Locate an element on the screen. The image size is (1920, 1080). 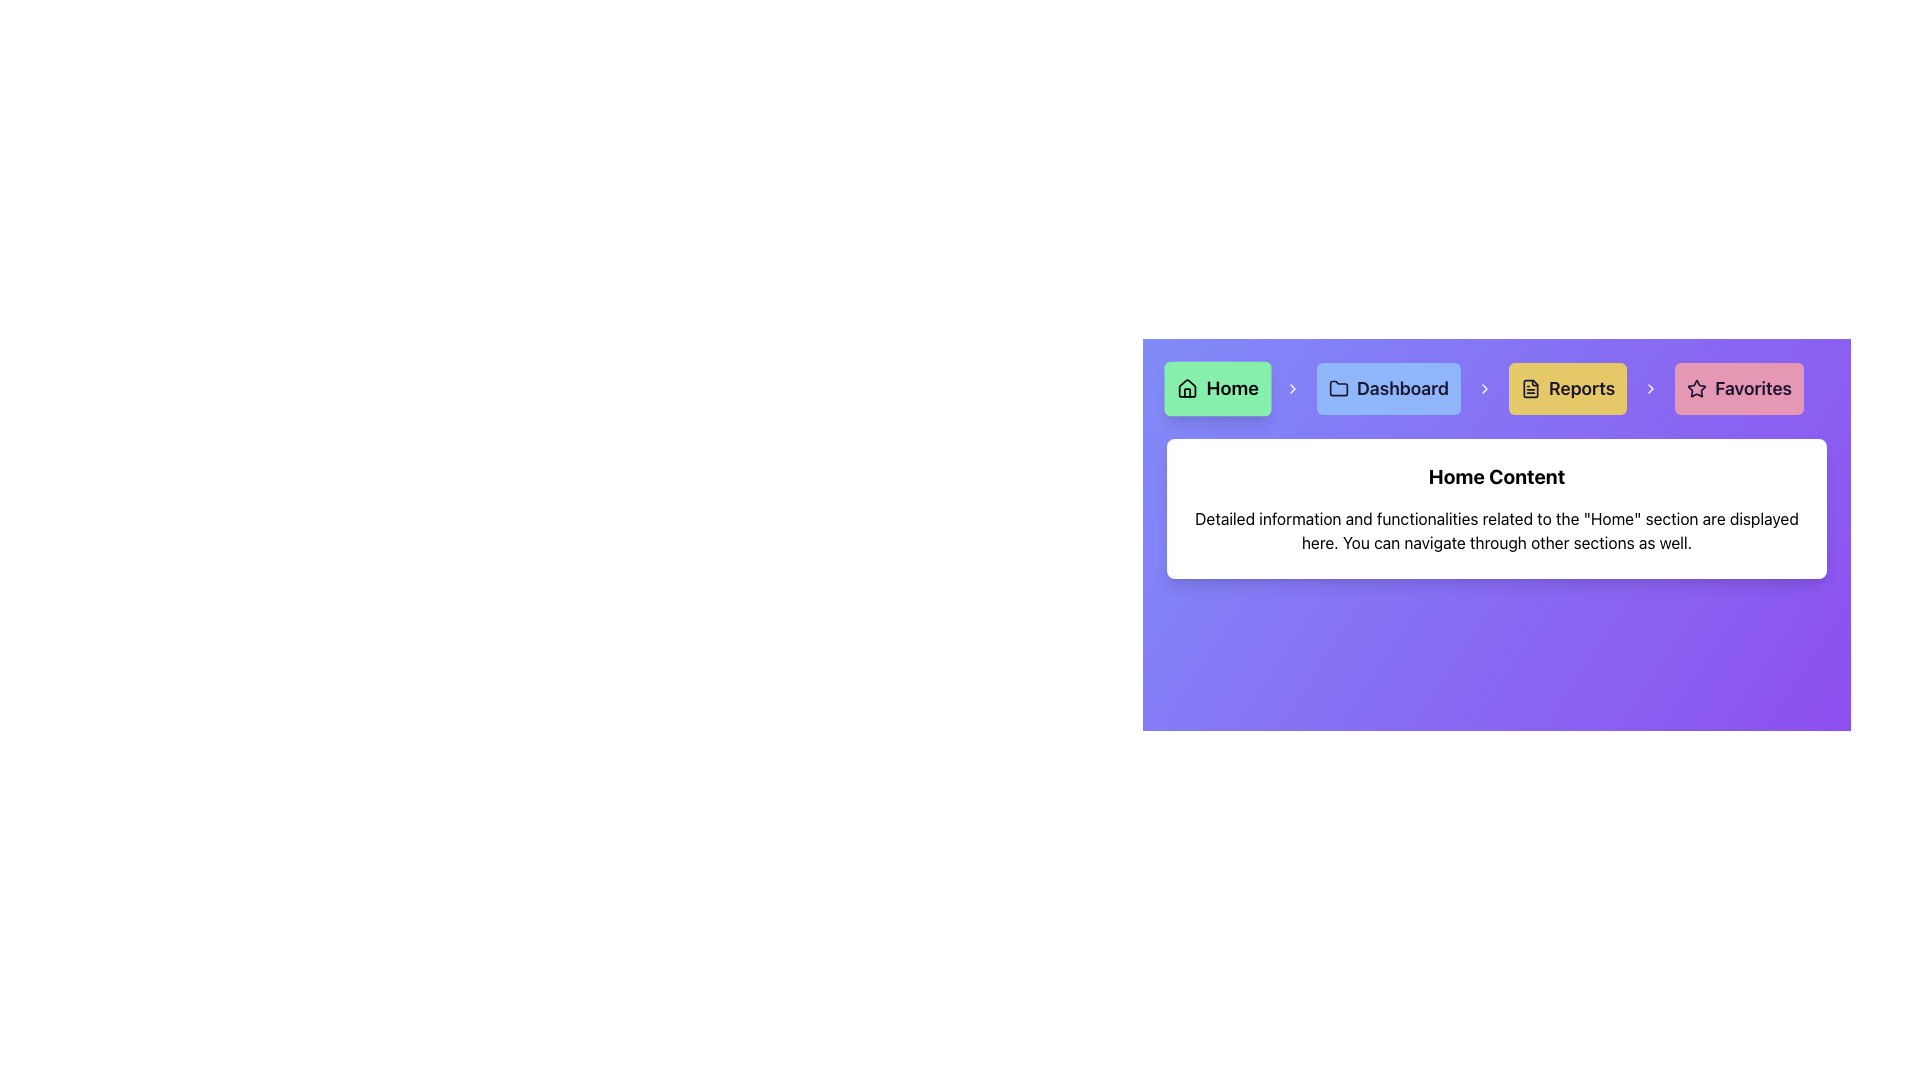
text of the 'Home' label, which is part of a green-highlighted button located at the top-left of the navigation bar, immediately to the right of a house icon is located at coordinates (1231, 389).